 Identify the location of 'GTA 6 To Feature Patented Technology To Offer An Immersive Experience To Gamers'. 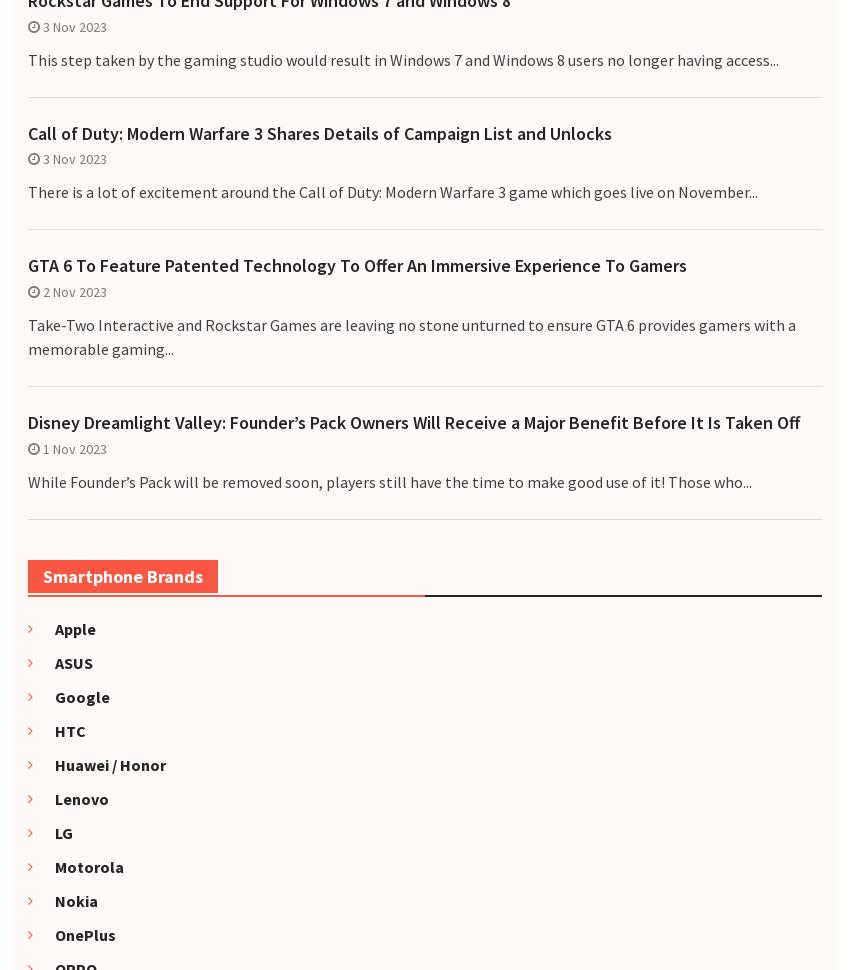
(355, 264).